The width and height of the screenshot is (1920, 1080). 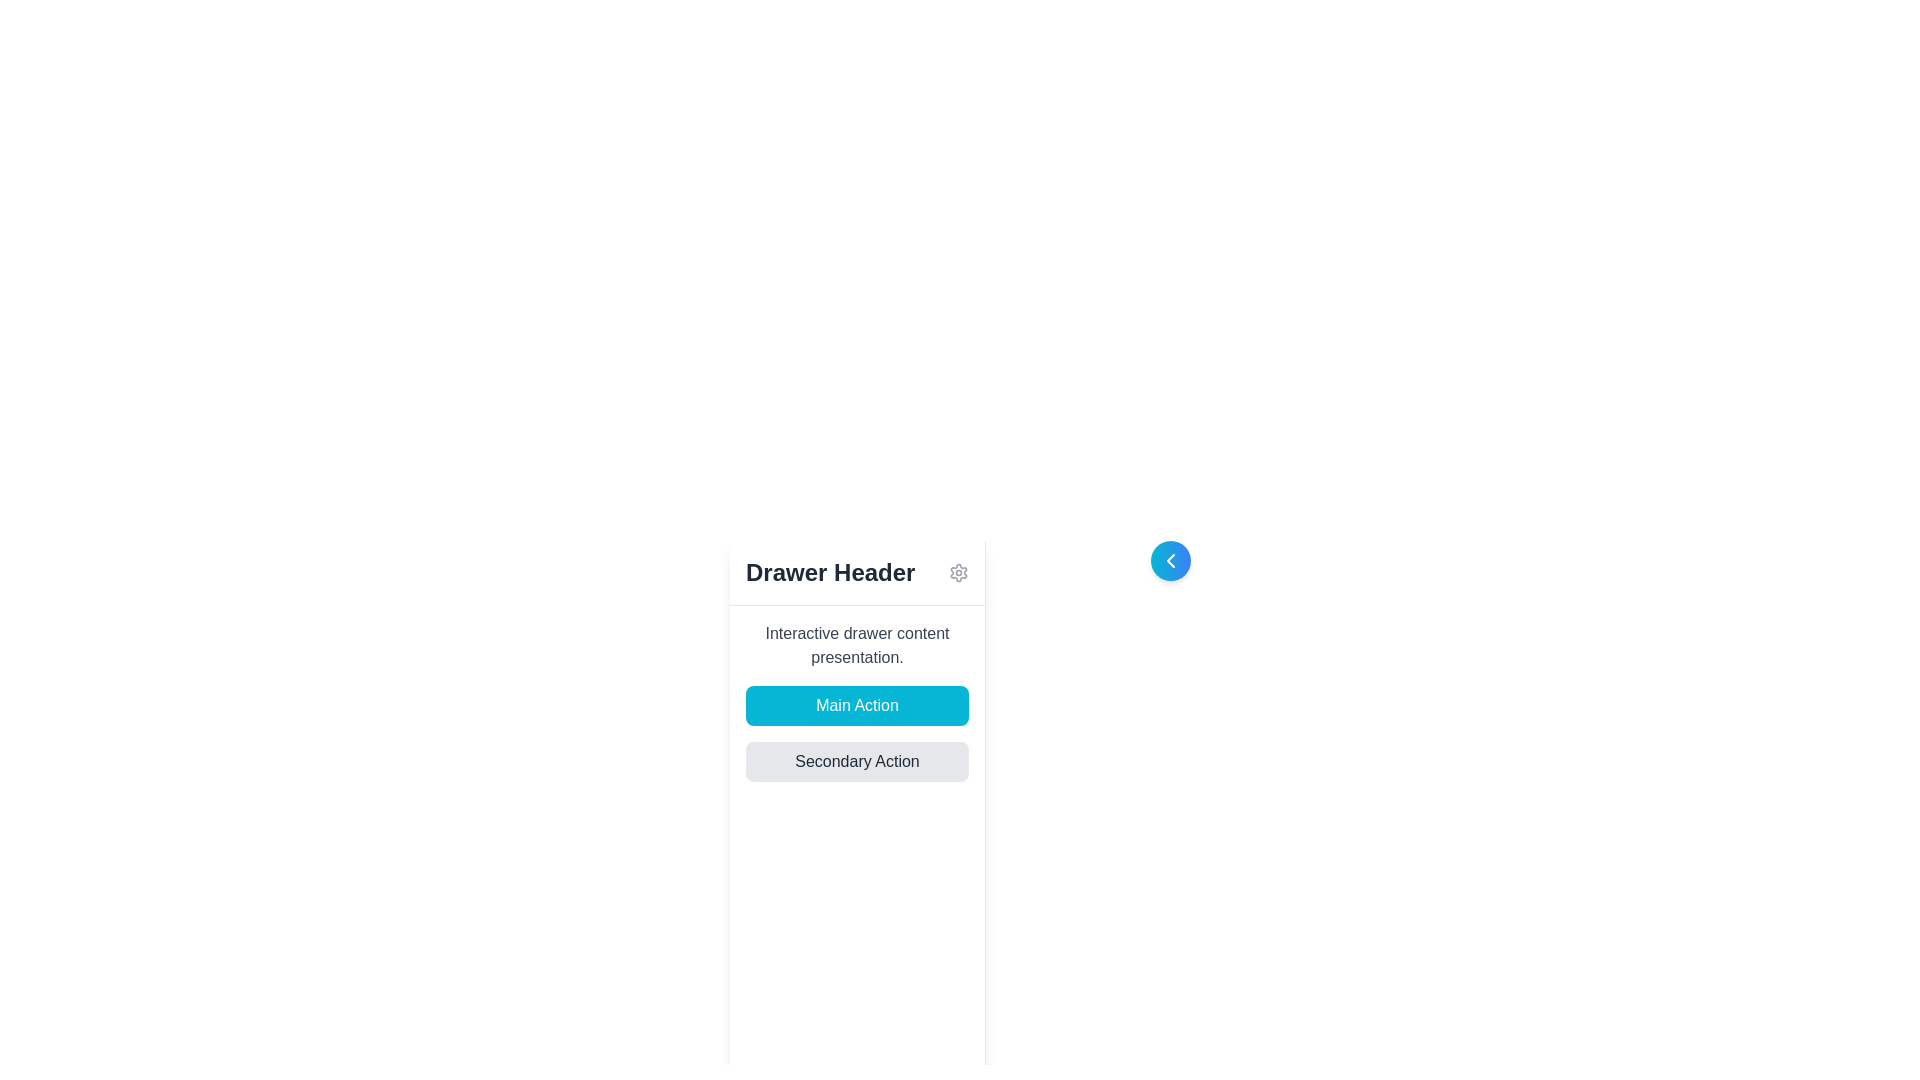 What do you see at coordinates (830, 573) in the screenshot?
I see `the static text label that serves as a title or header for the section below it, located near the top-center of the application's interface` at bounding box center [830, 573].